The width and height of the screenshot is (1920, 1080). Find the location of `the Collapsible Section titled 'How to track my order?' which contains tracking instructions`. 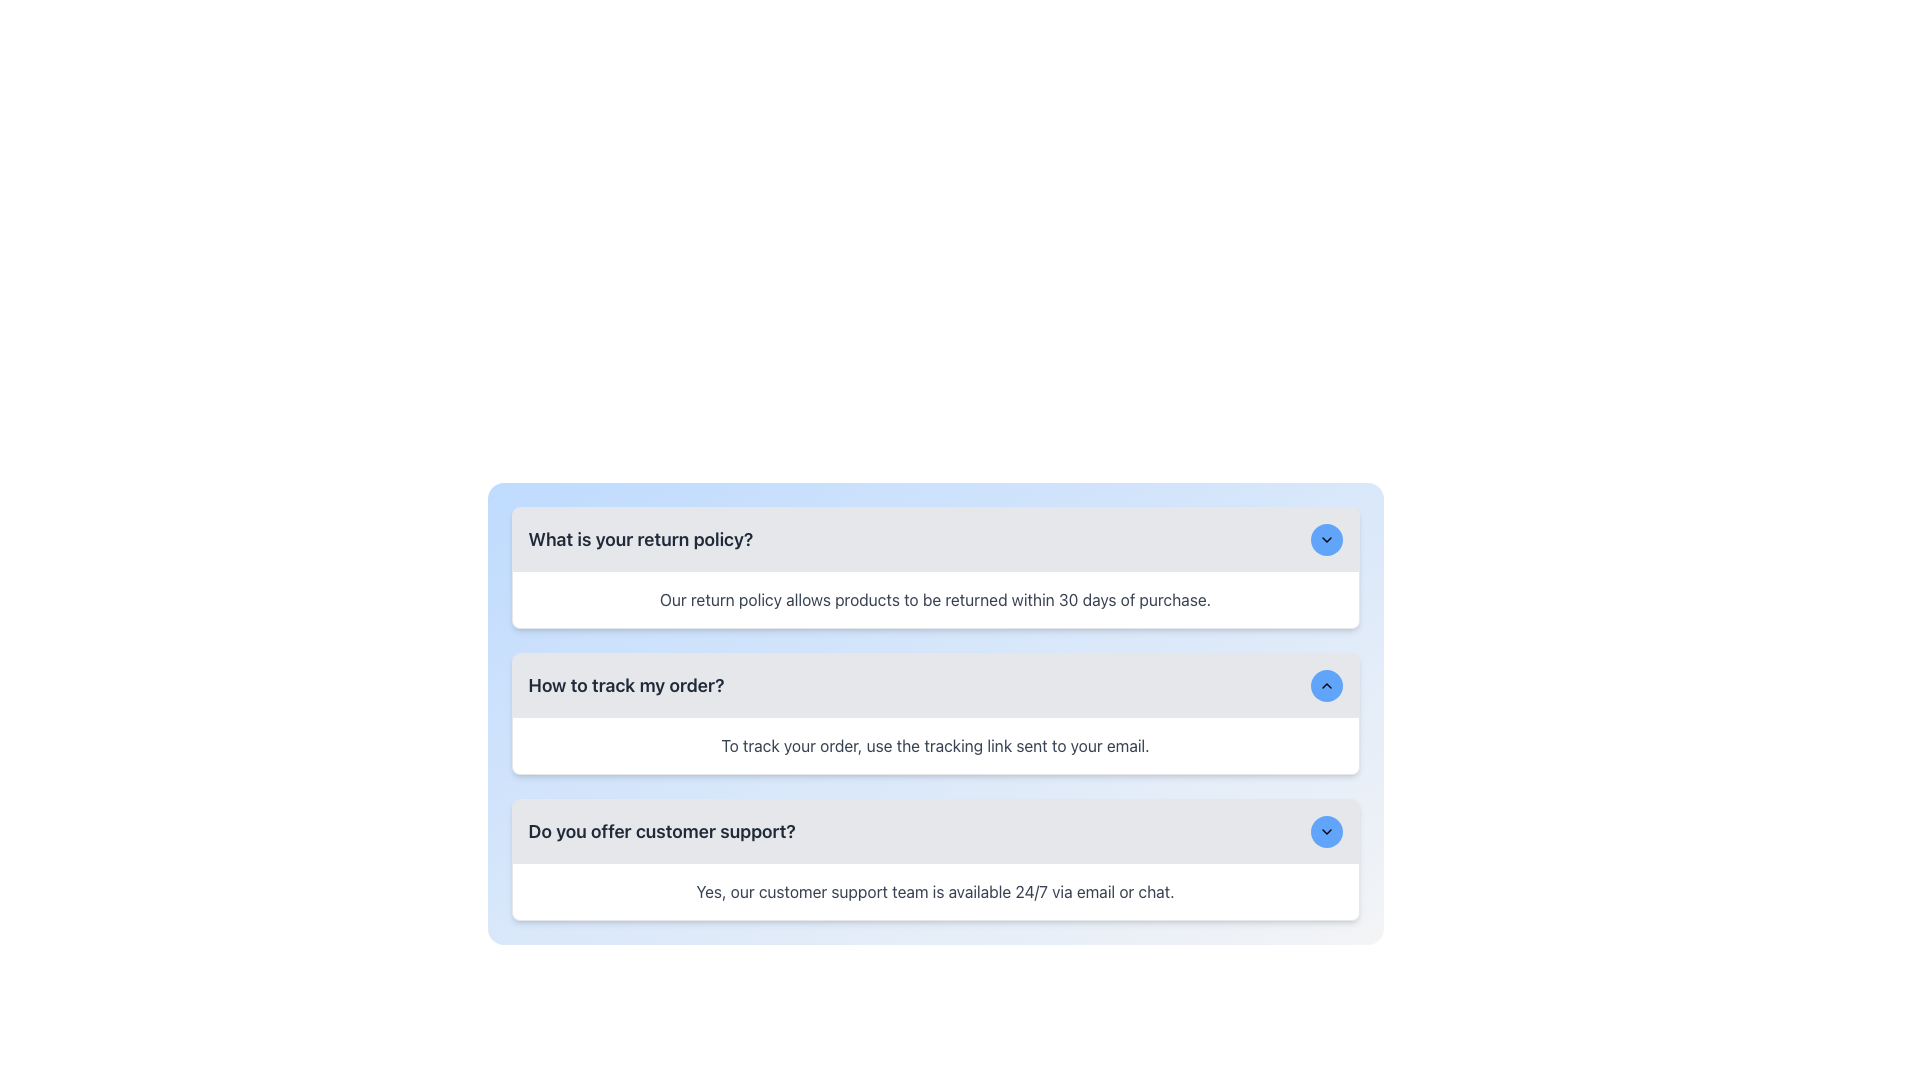

the Collapsible Section titled 'How to track my order?' which contains tracking instructions is located at coordinates (934, 712).